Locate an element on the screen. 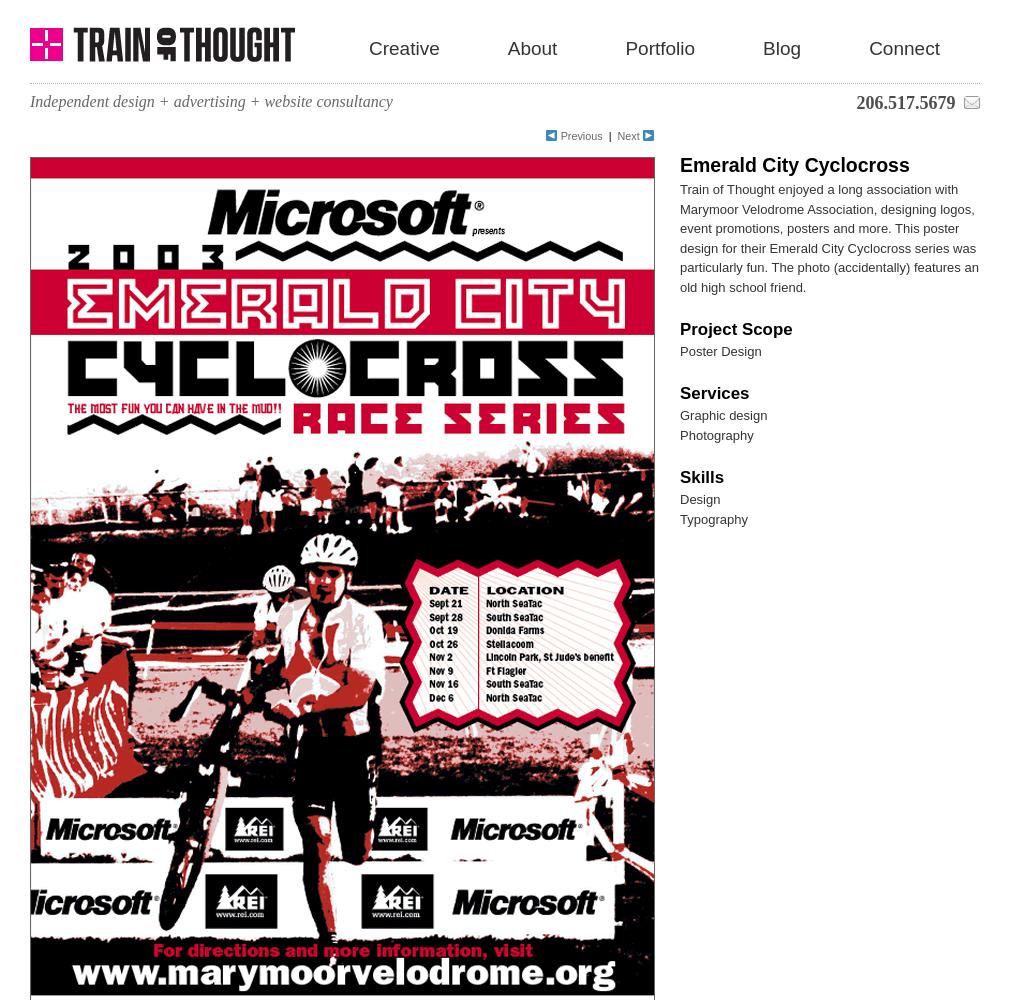 The height and width of the screenshot is (1000, 1010). 'Next' is located at coordinates (627, 136).